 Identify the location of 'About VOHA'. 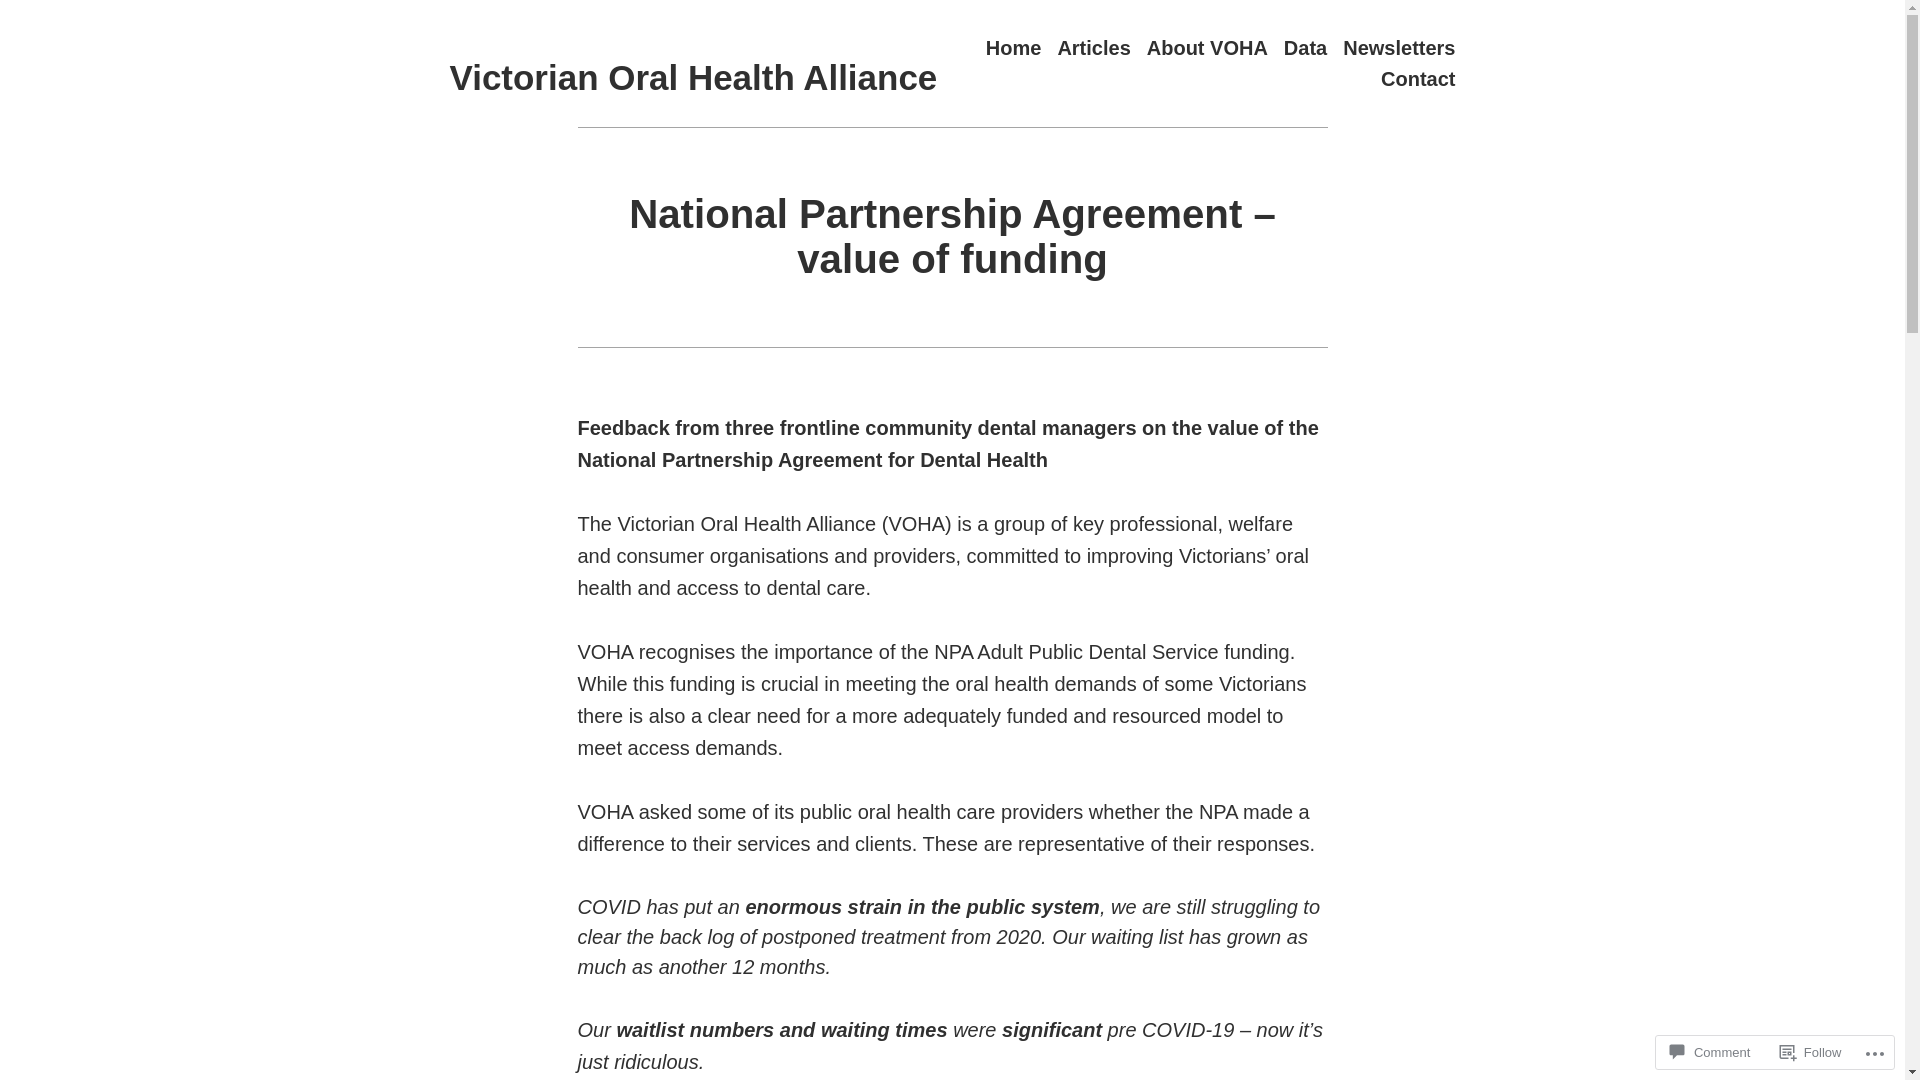
(1206, 46).